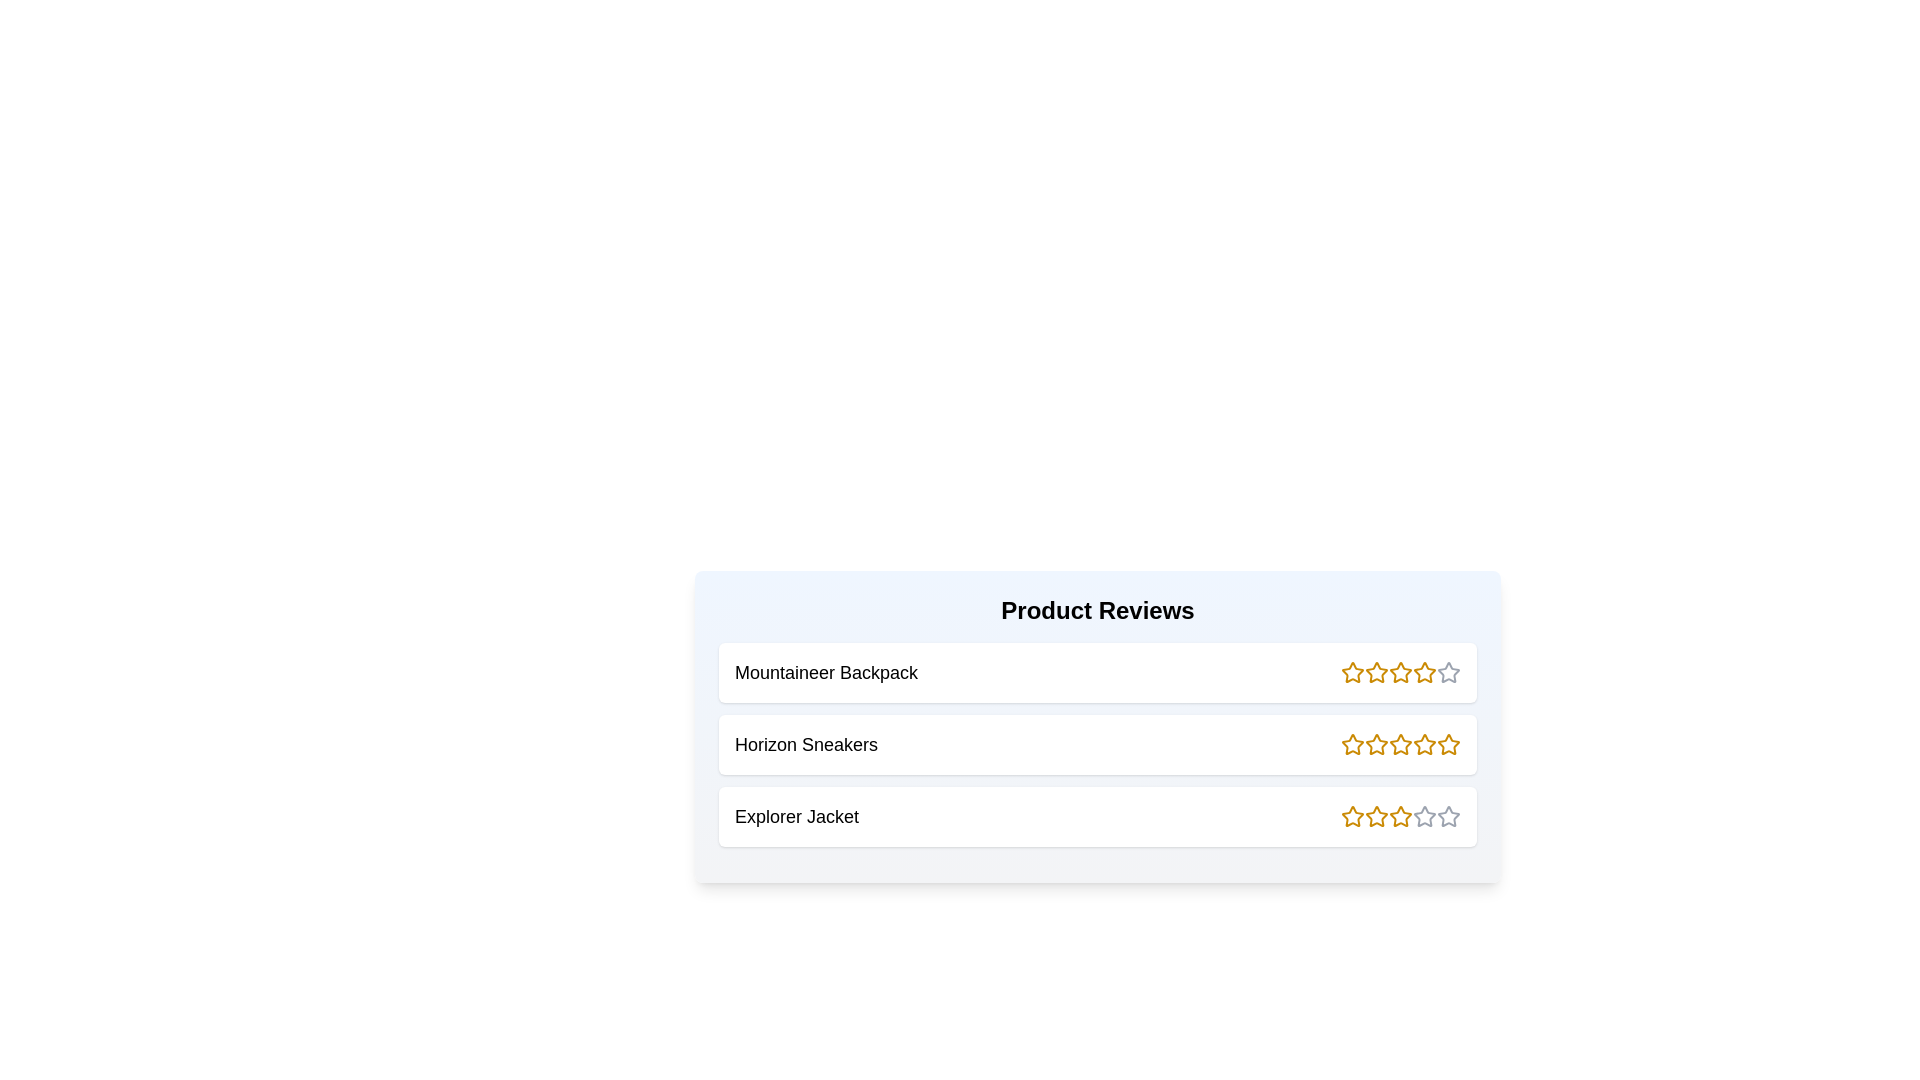  I want to click on the rating of a product to 3 stars by clicking the corresponding star icon for the product Horizon Sneakers, so click(1400, 744).